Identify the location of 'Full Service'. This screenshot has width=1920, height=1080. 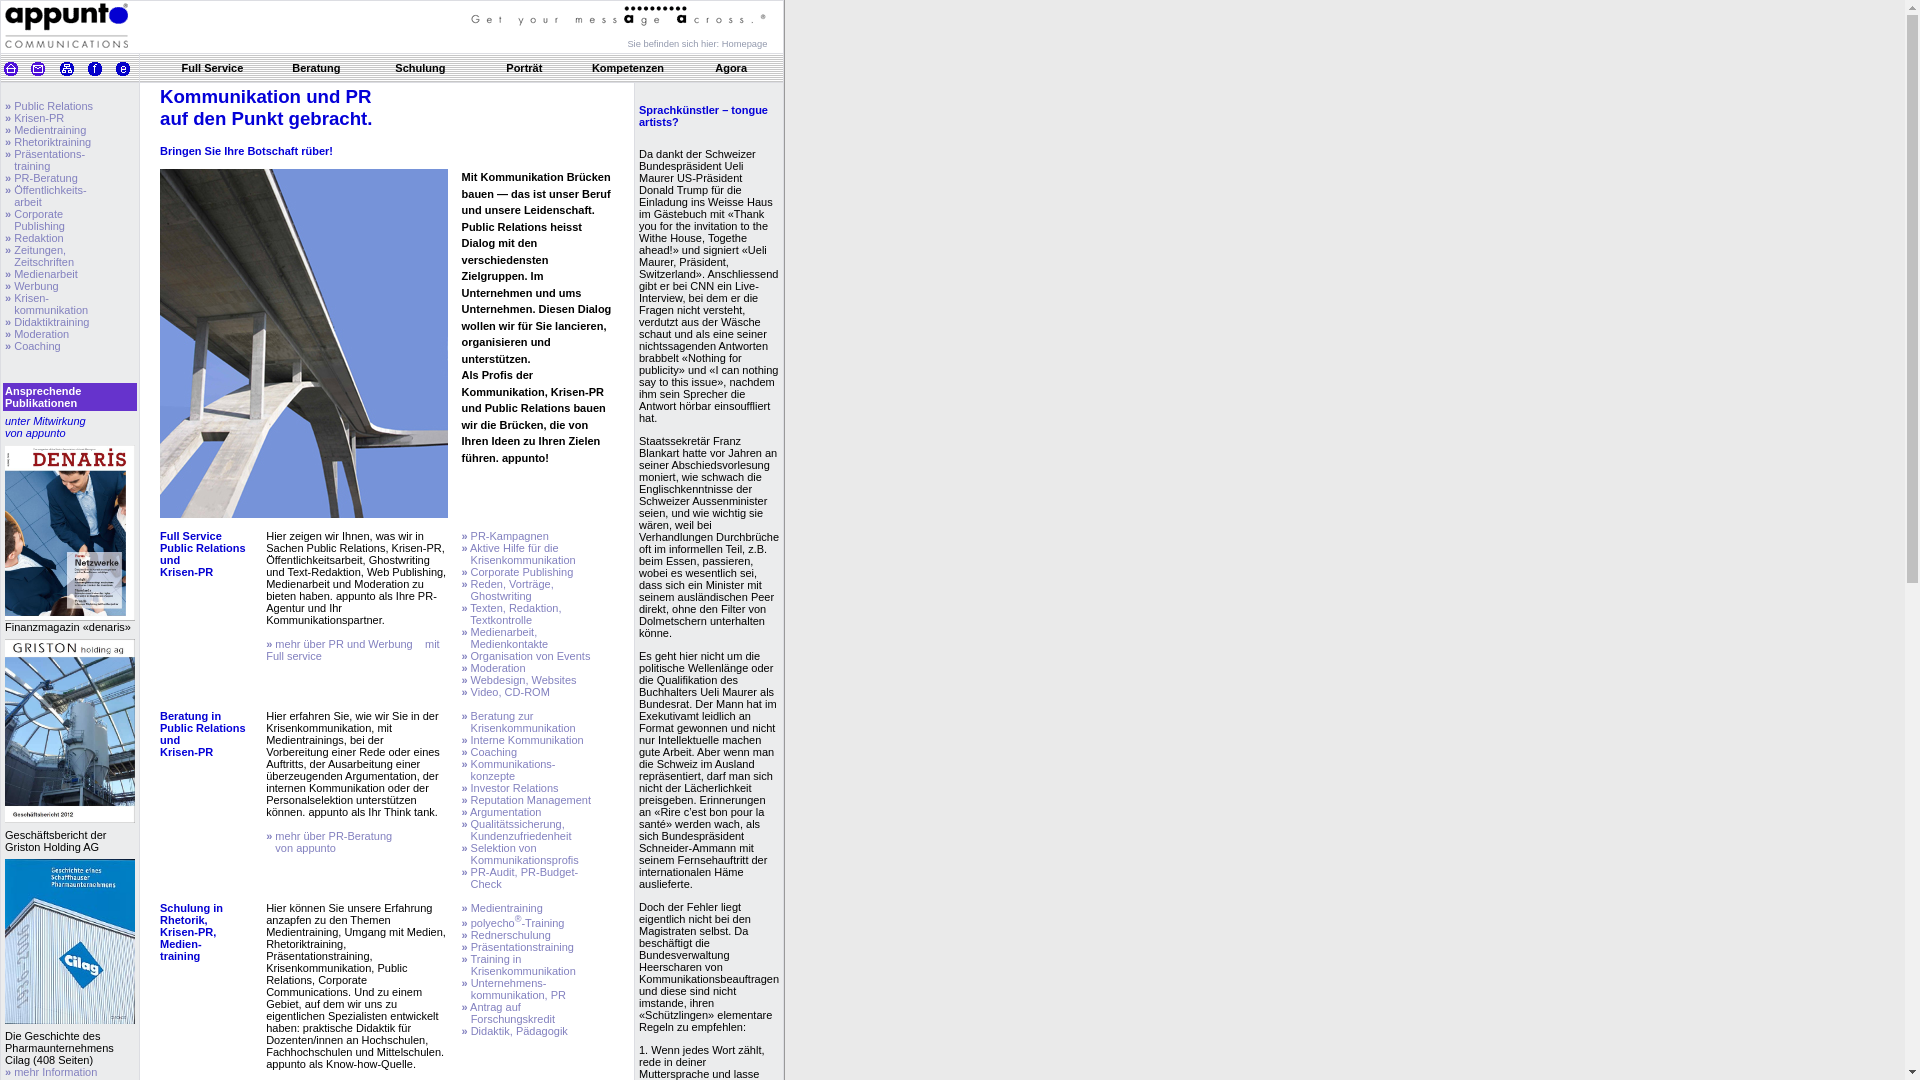
(212, 67).